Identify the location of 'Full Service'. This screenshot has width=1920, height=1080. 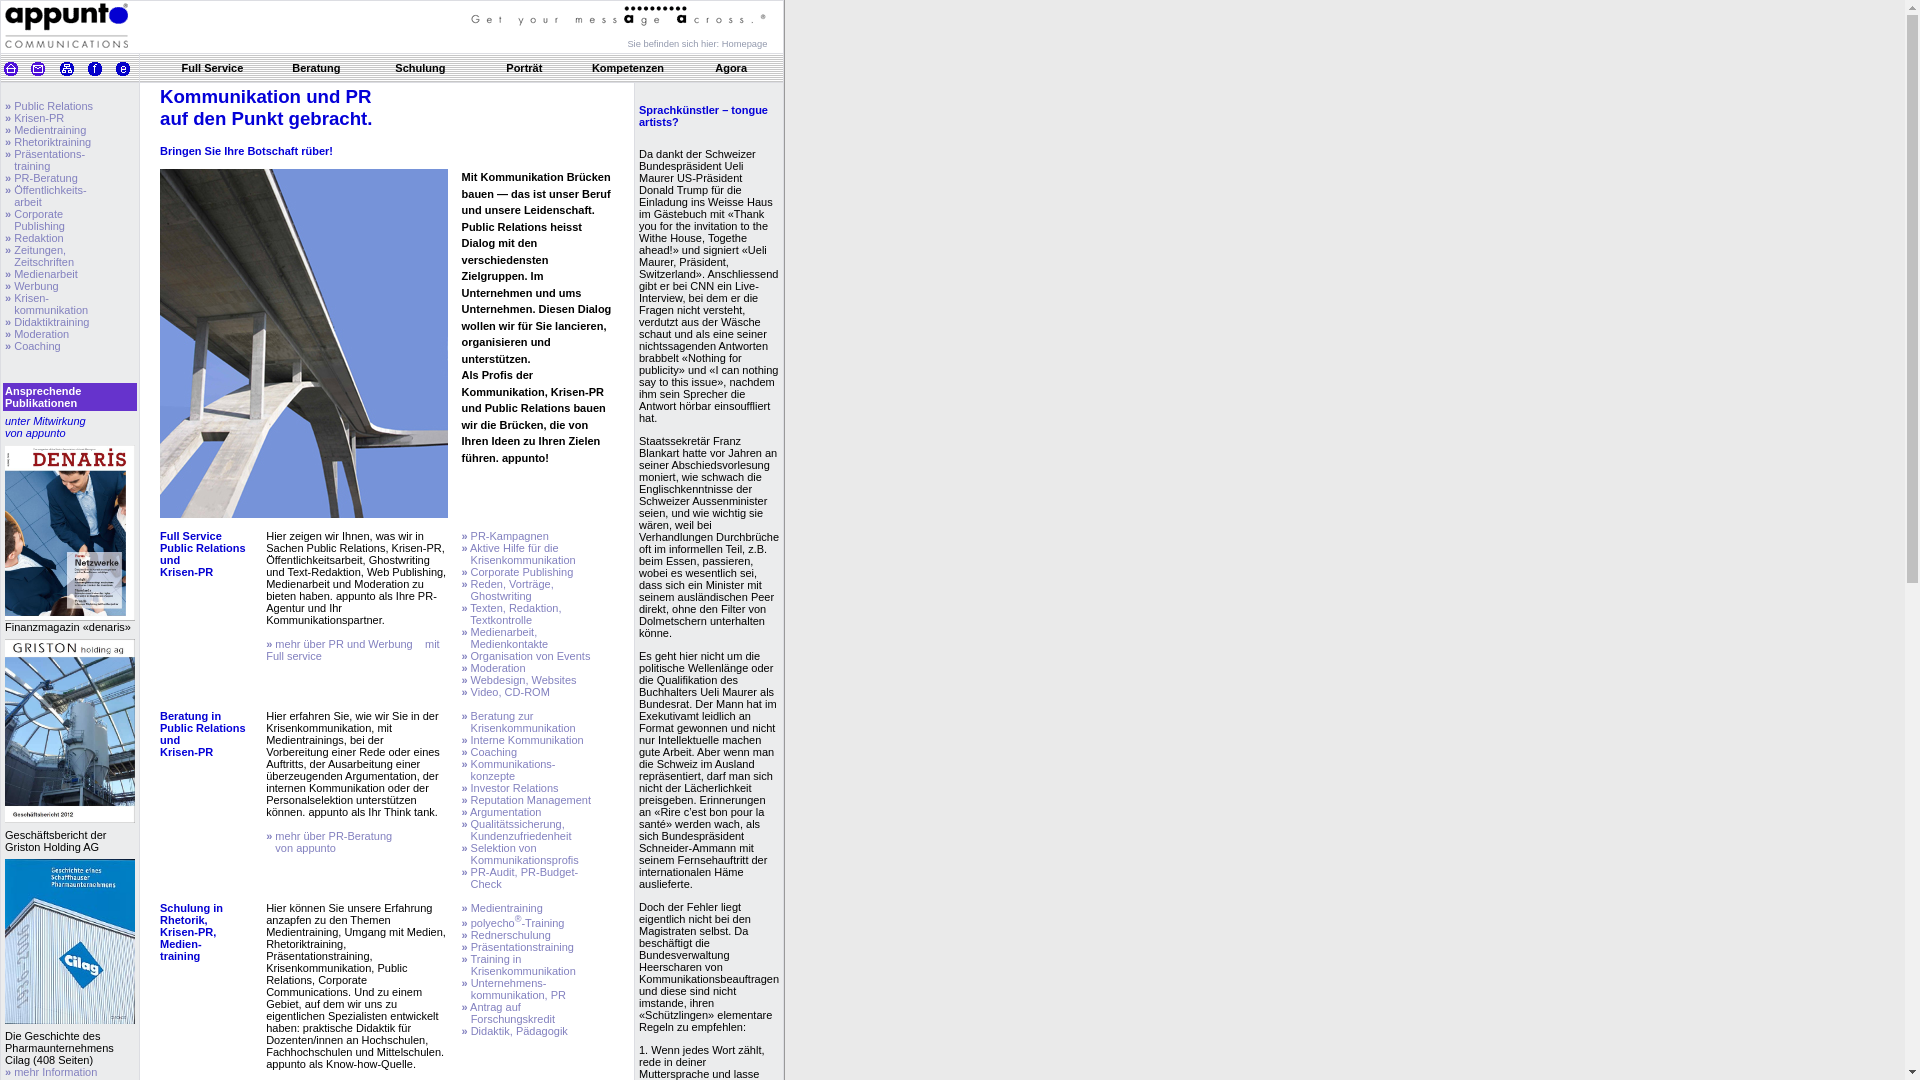
(212, 67).